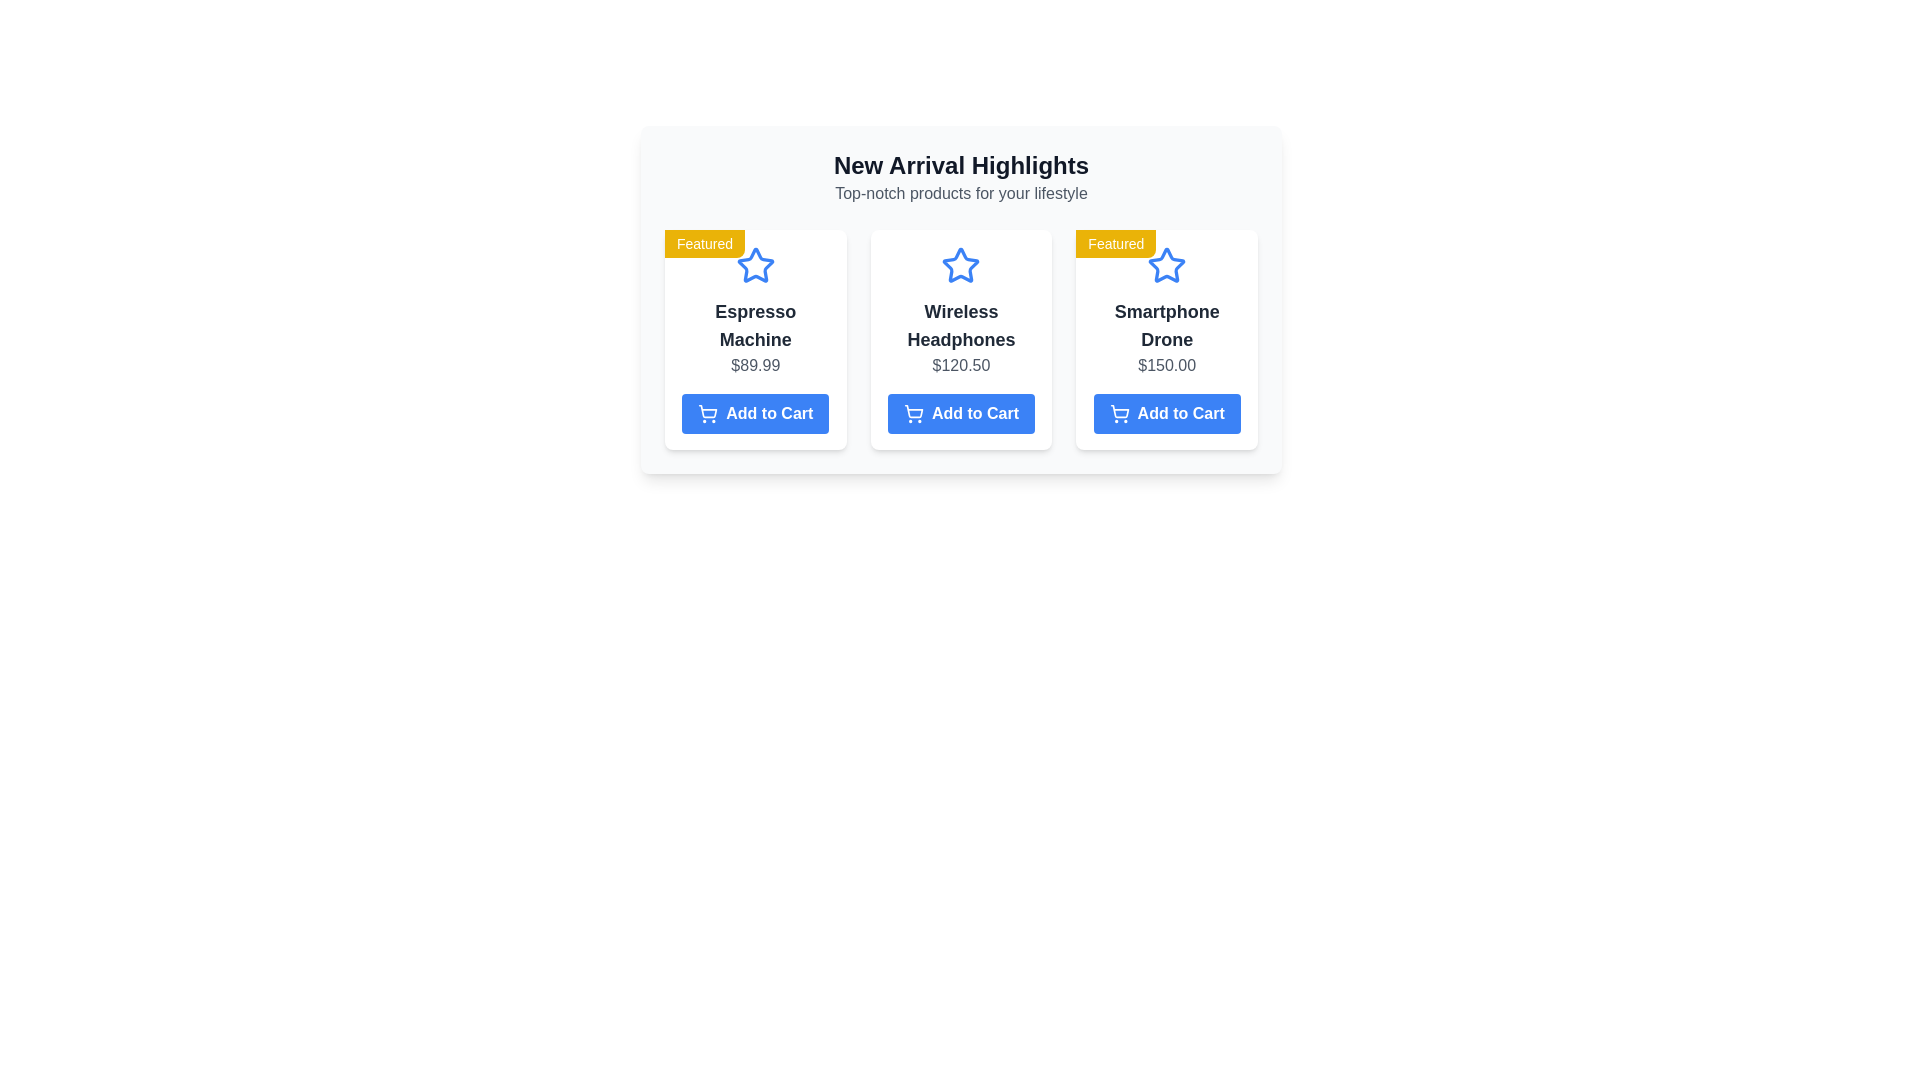 The width and height of the screenshot is (1920, 1080). Describe the element at coordinates (1118, 412) in the screenshot. I see `the shopping cart icon located within the 'Add to Cart' button for the 'Smartphone Drone' product` at that location.